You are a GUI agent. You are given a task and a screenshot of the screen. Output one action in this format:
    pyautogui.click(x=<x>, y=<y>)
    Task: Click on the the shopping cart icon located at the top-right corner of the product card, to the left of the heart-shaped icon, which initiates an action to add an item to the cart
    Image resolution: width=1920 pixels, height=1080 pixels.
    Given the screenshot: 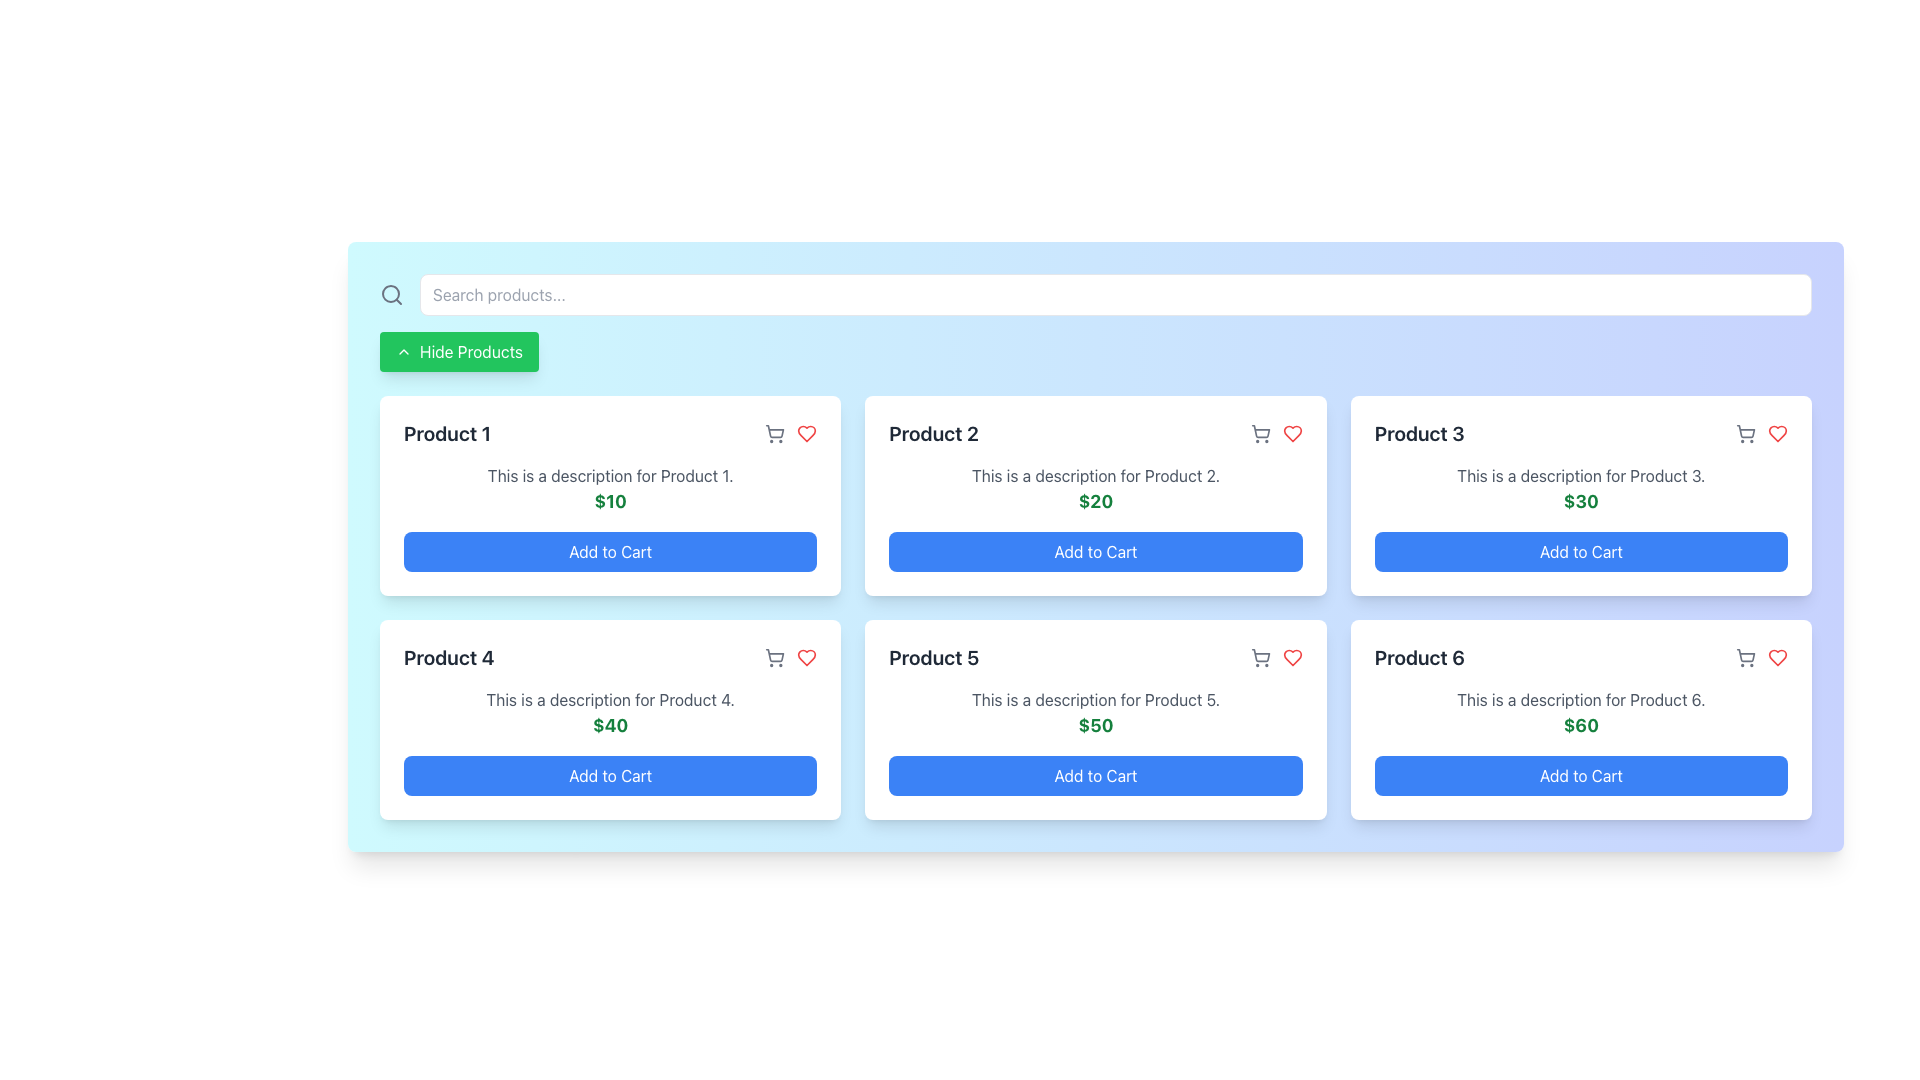 What is the action you would take?
    pyautogui.click(x=774, y=433)
    